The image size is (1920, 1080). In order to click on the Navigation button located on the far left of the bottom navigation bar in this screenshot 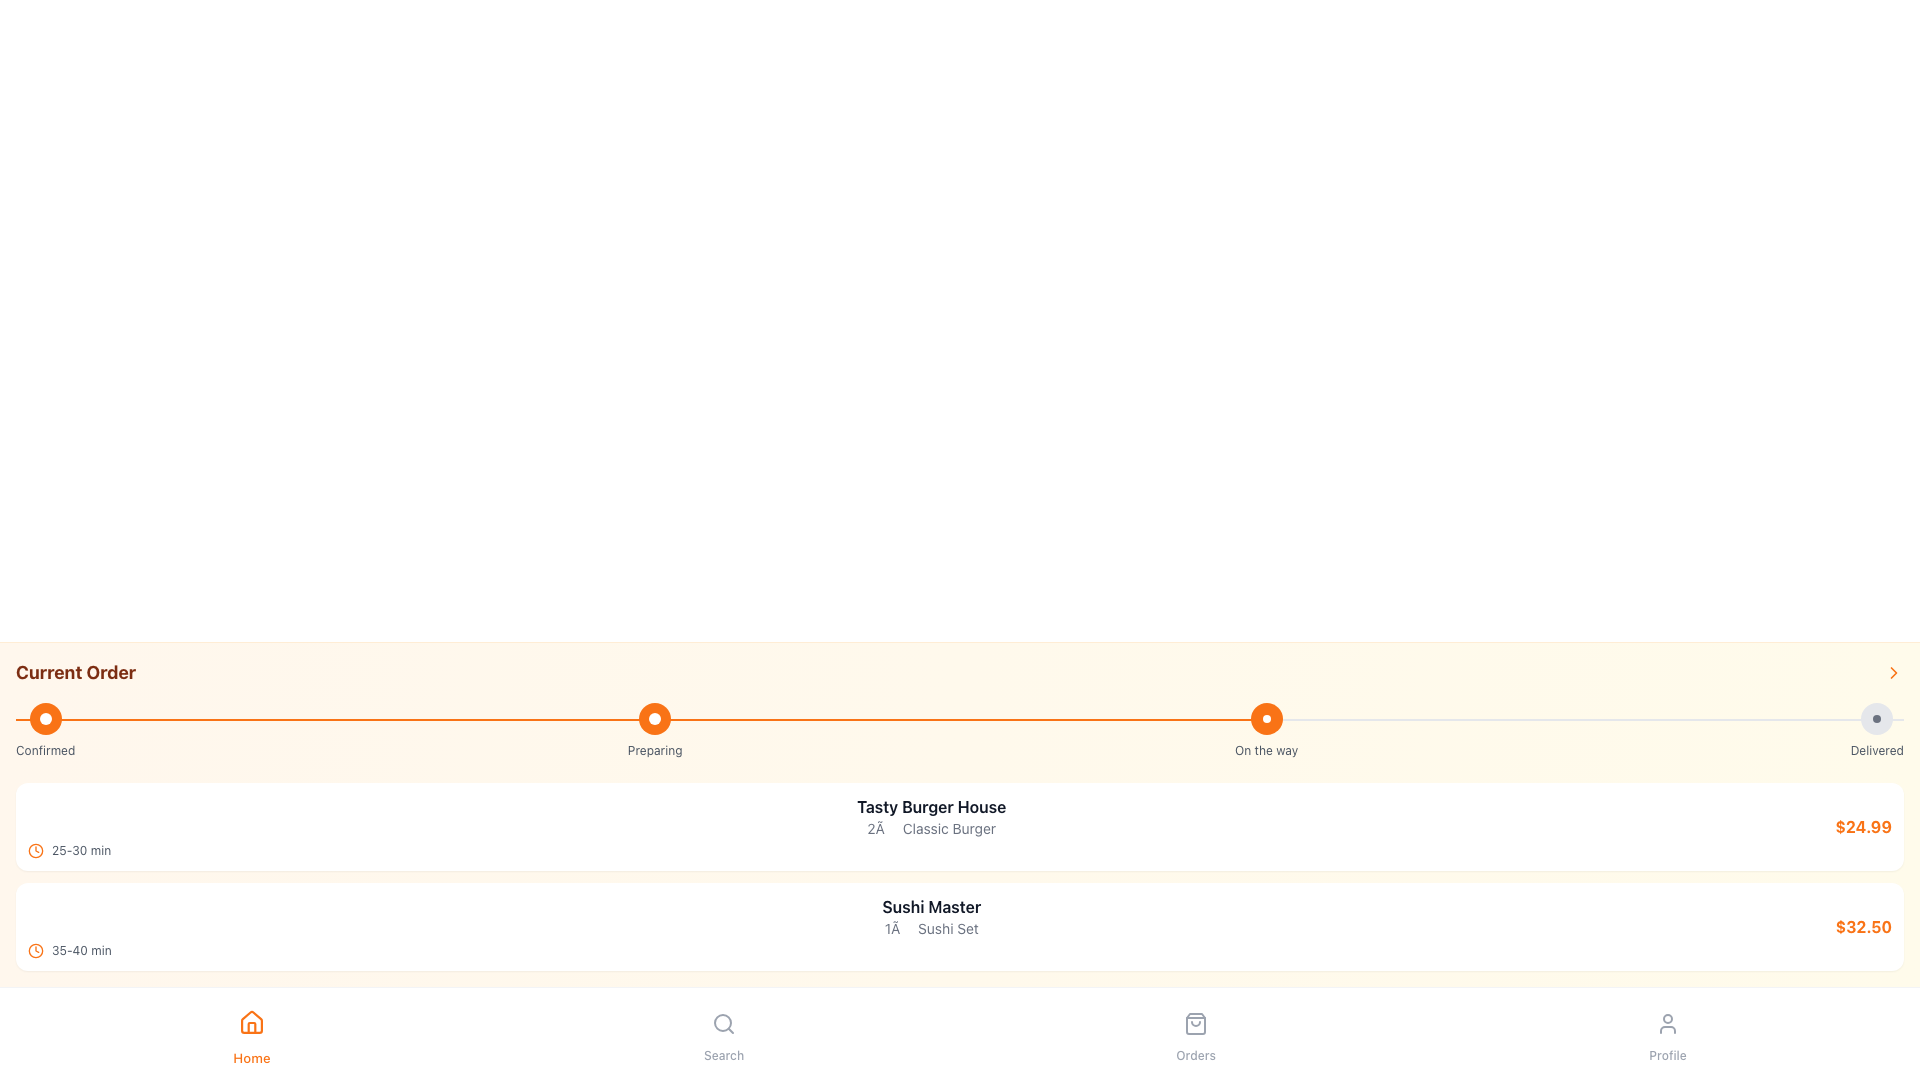, I will do `click(250, 1033)`.